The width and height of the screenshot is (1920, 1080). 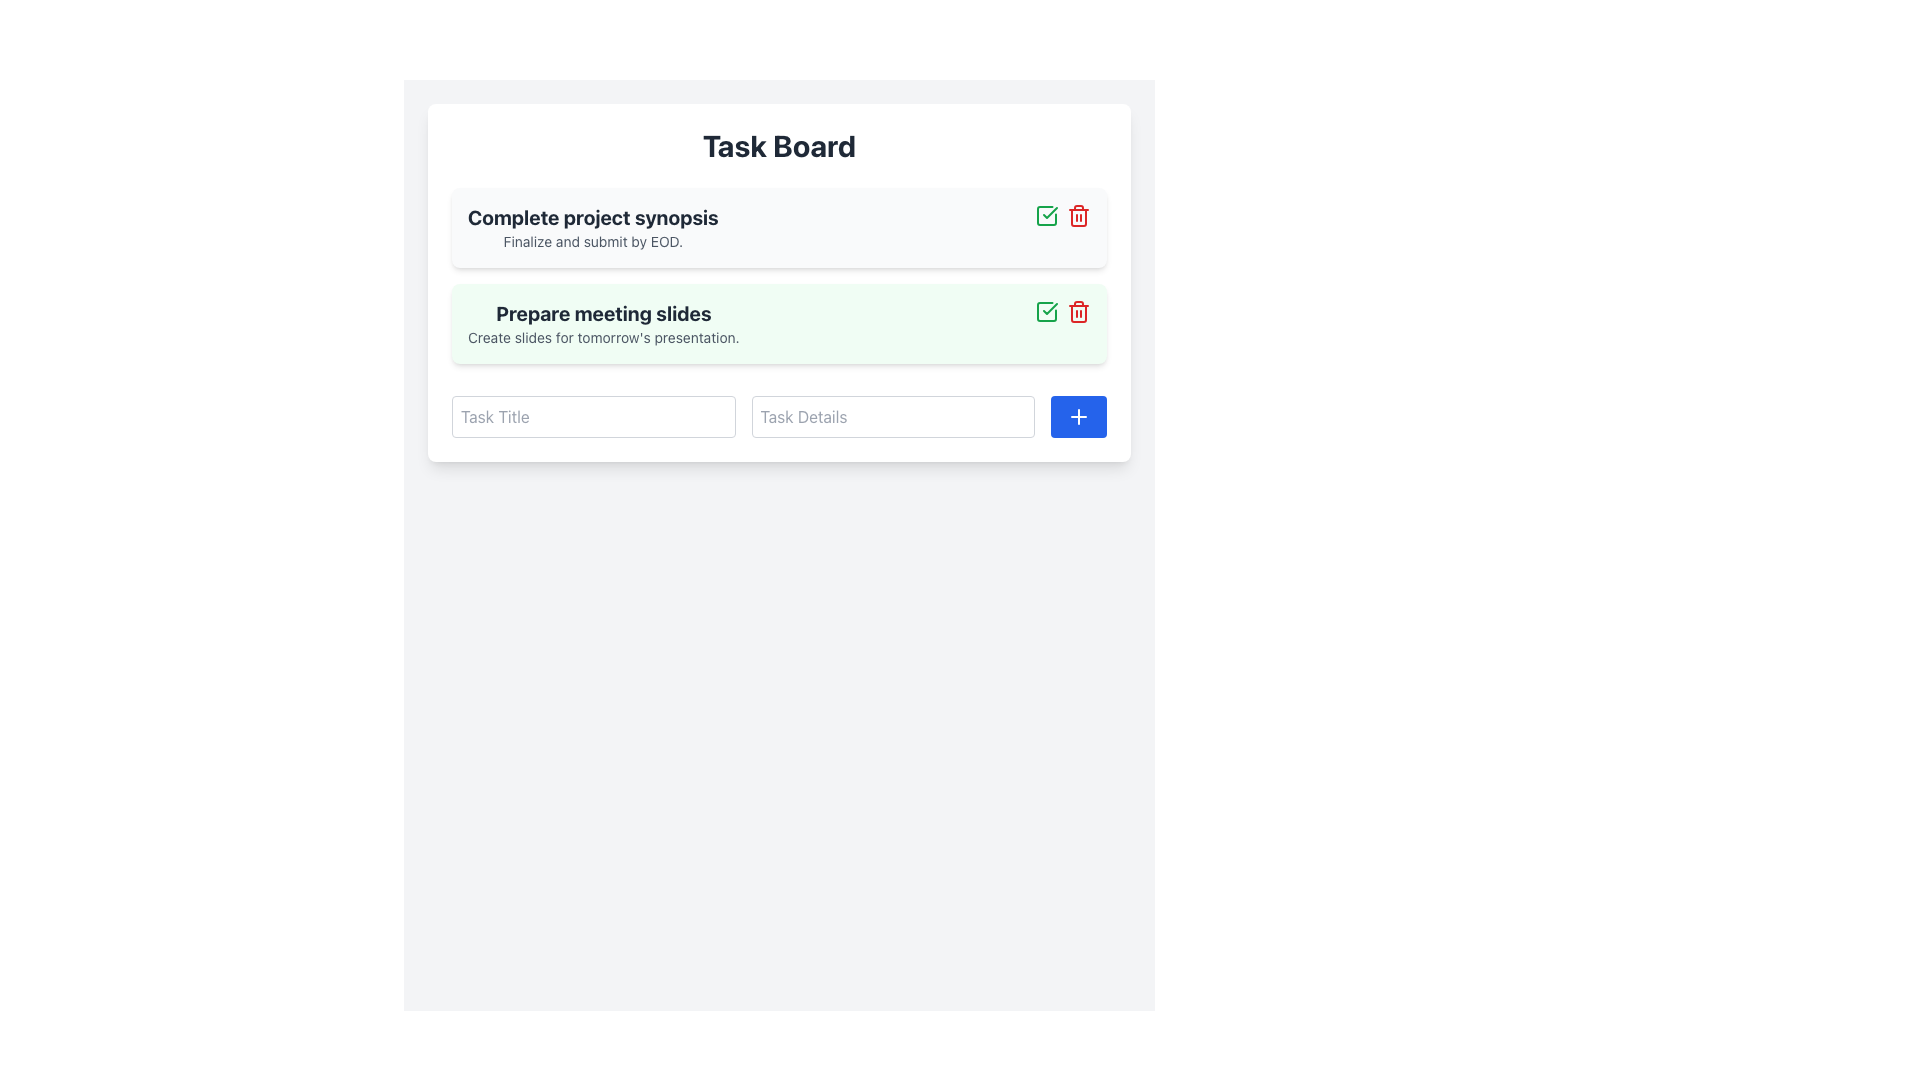 I want to click on task subtitle displayed on the text label within the green-shaded rectangular card located in the center-right area of the task board interface, specifically the second task card below the title 'Task Board', so click(x=602, y=323).